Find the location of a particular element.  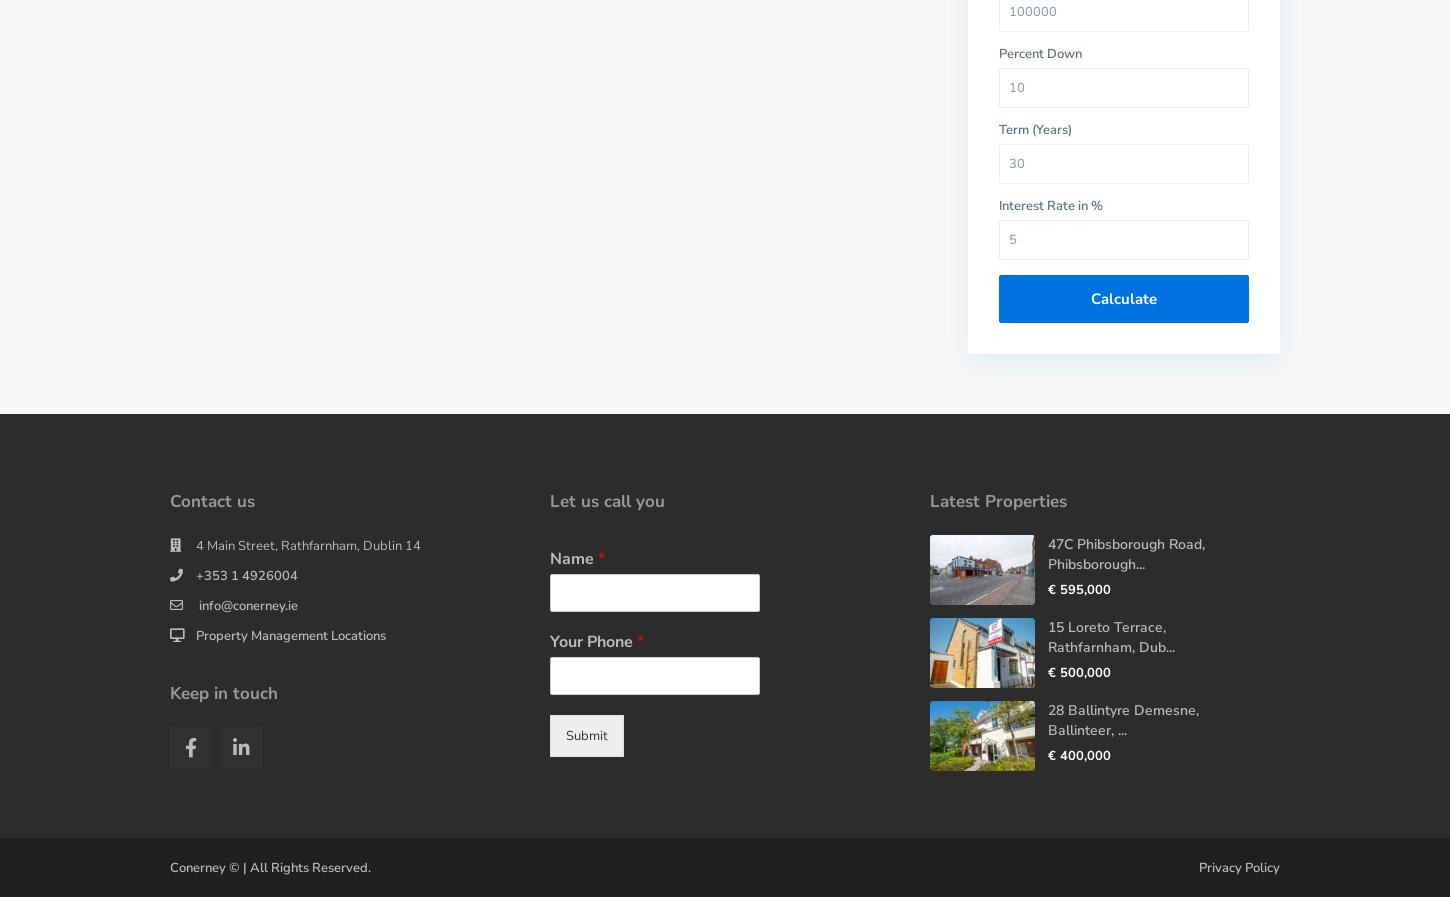

'Let us call you' is located at coordinates (606, 501).